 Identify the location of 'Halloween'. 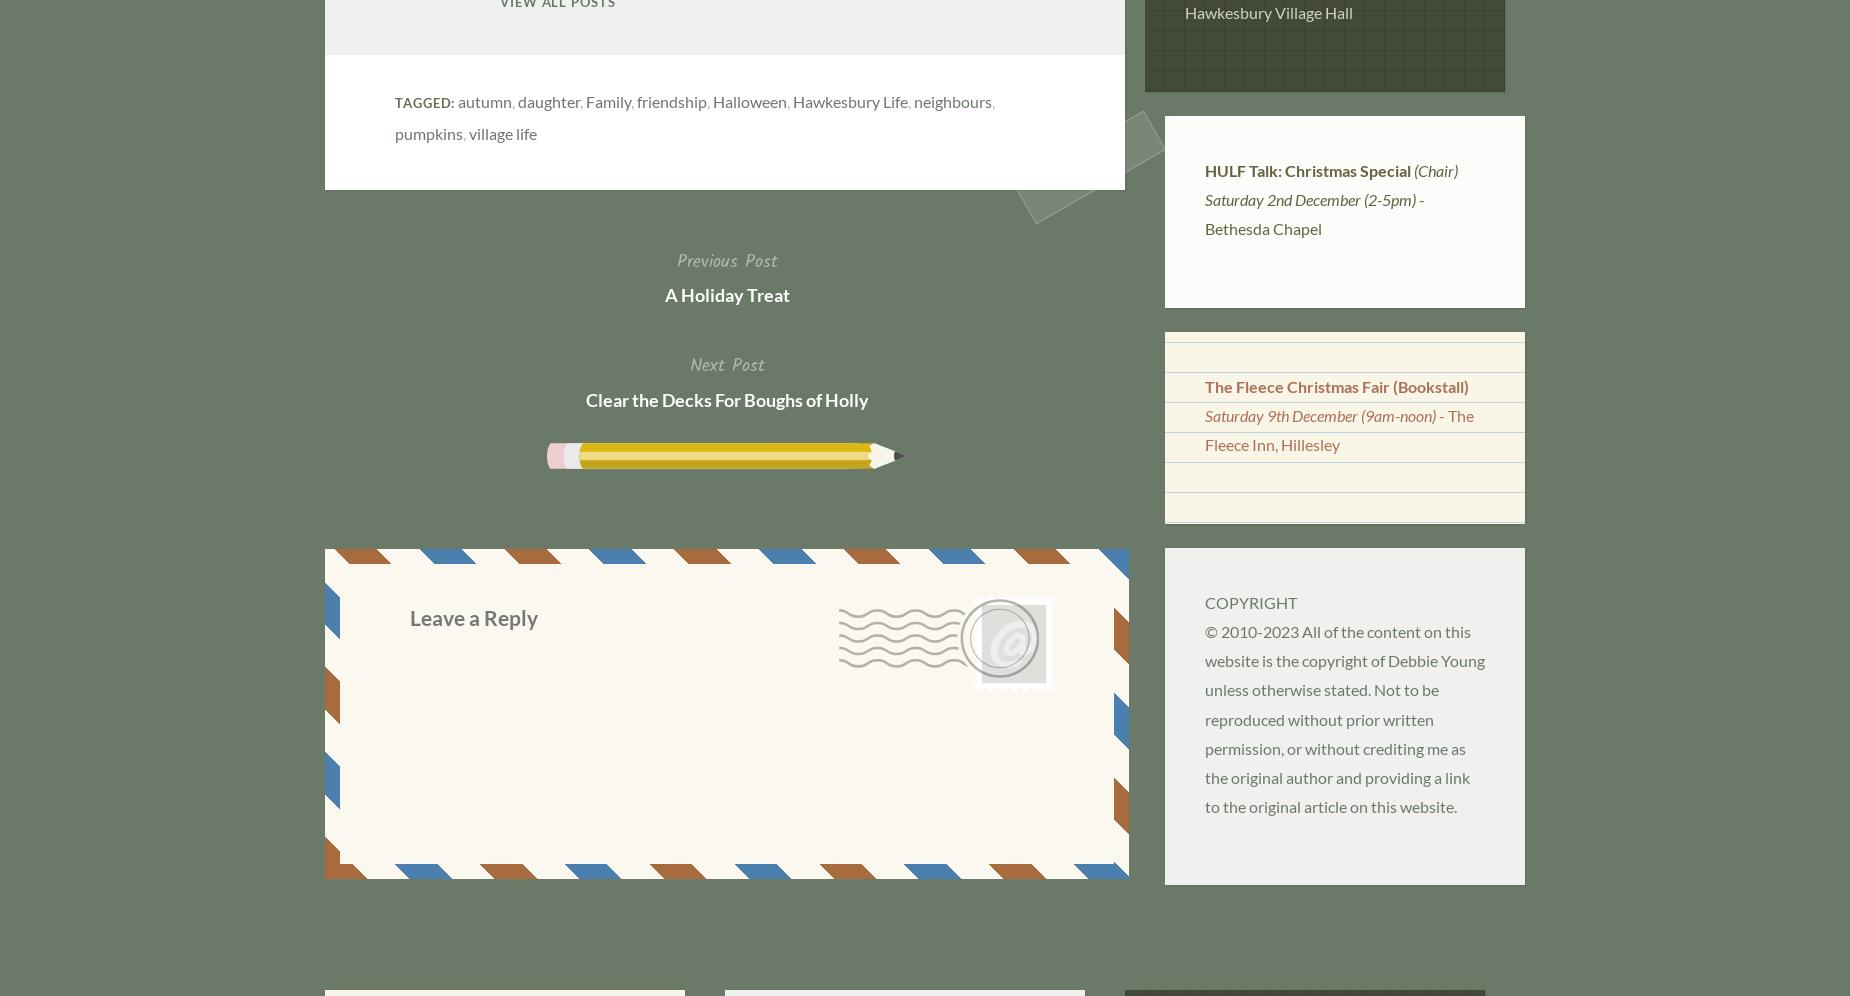
(749, 100).